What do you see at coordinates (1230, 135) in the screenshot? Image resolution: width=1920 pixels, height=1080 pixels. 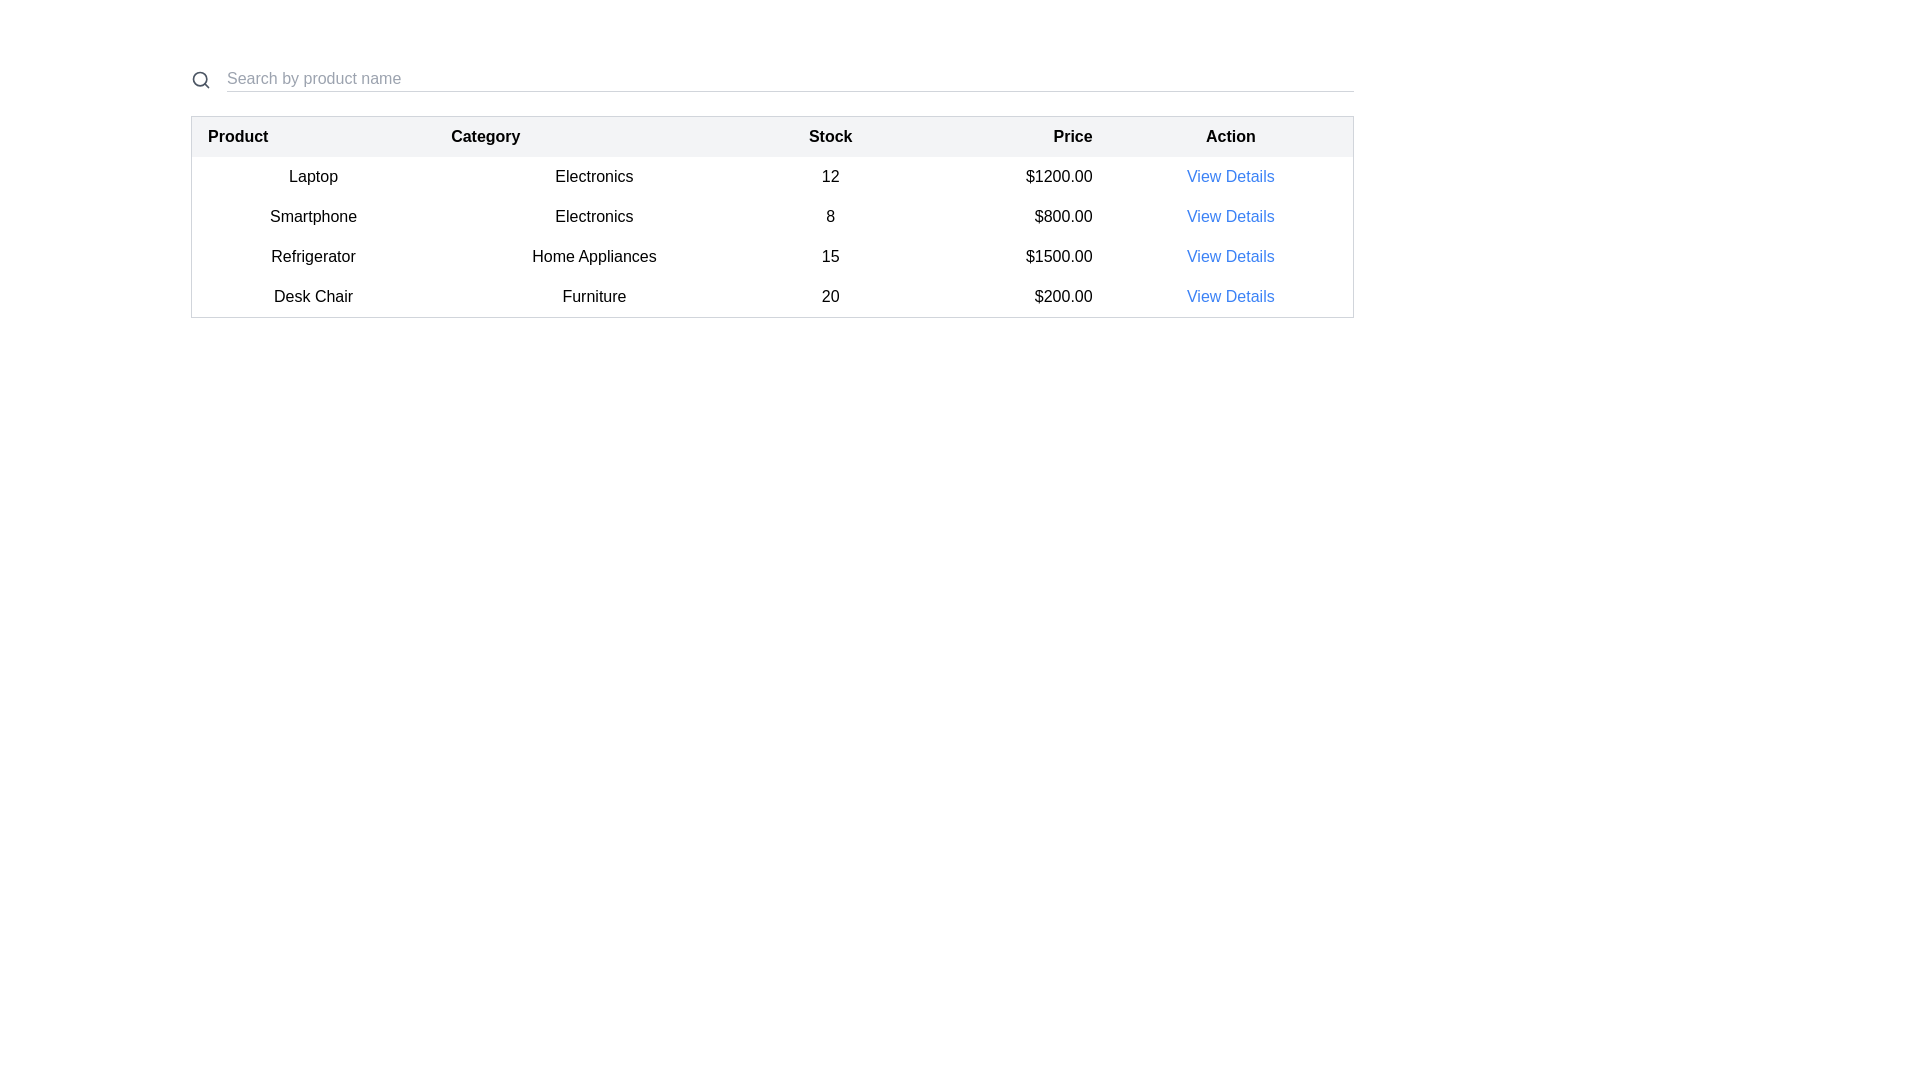 I see `the 'Action' label, which is a bold text element in the fifth column header of the table, positioned to the far right adjacent to the 'Price' column` at bounding box center [1230, 135].